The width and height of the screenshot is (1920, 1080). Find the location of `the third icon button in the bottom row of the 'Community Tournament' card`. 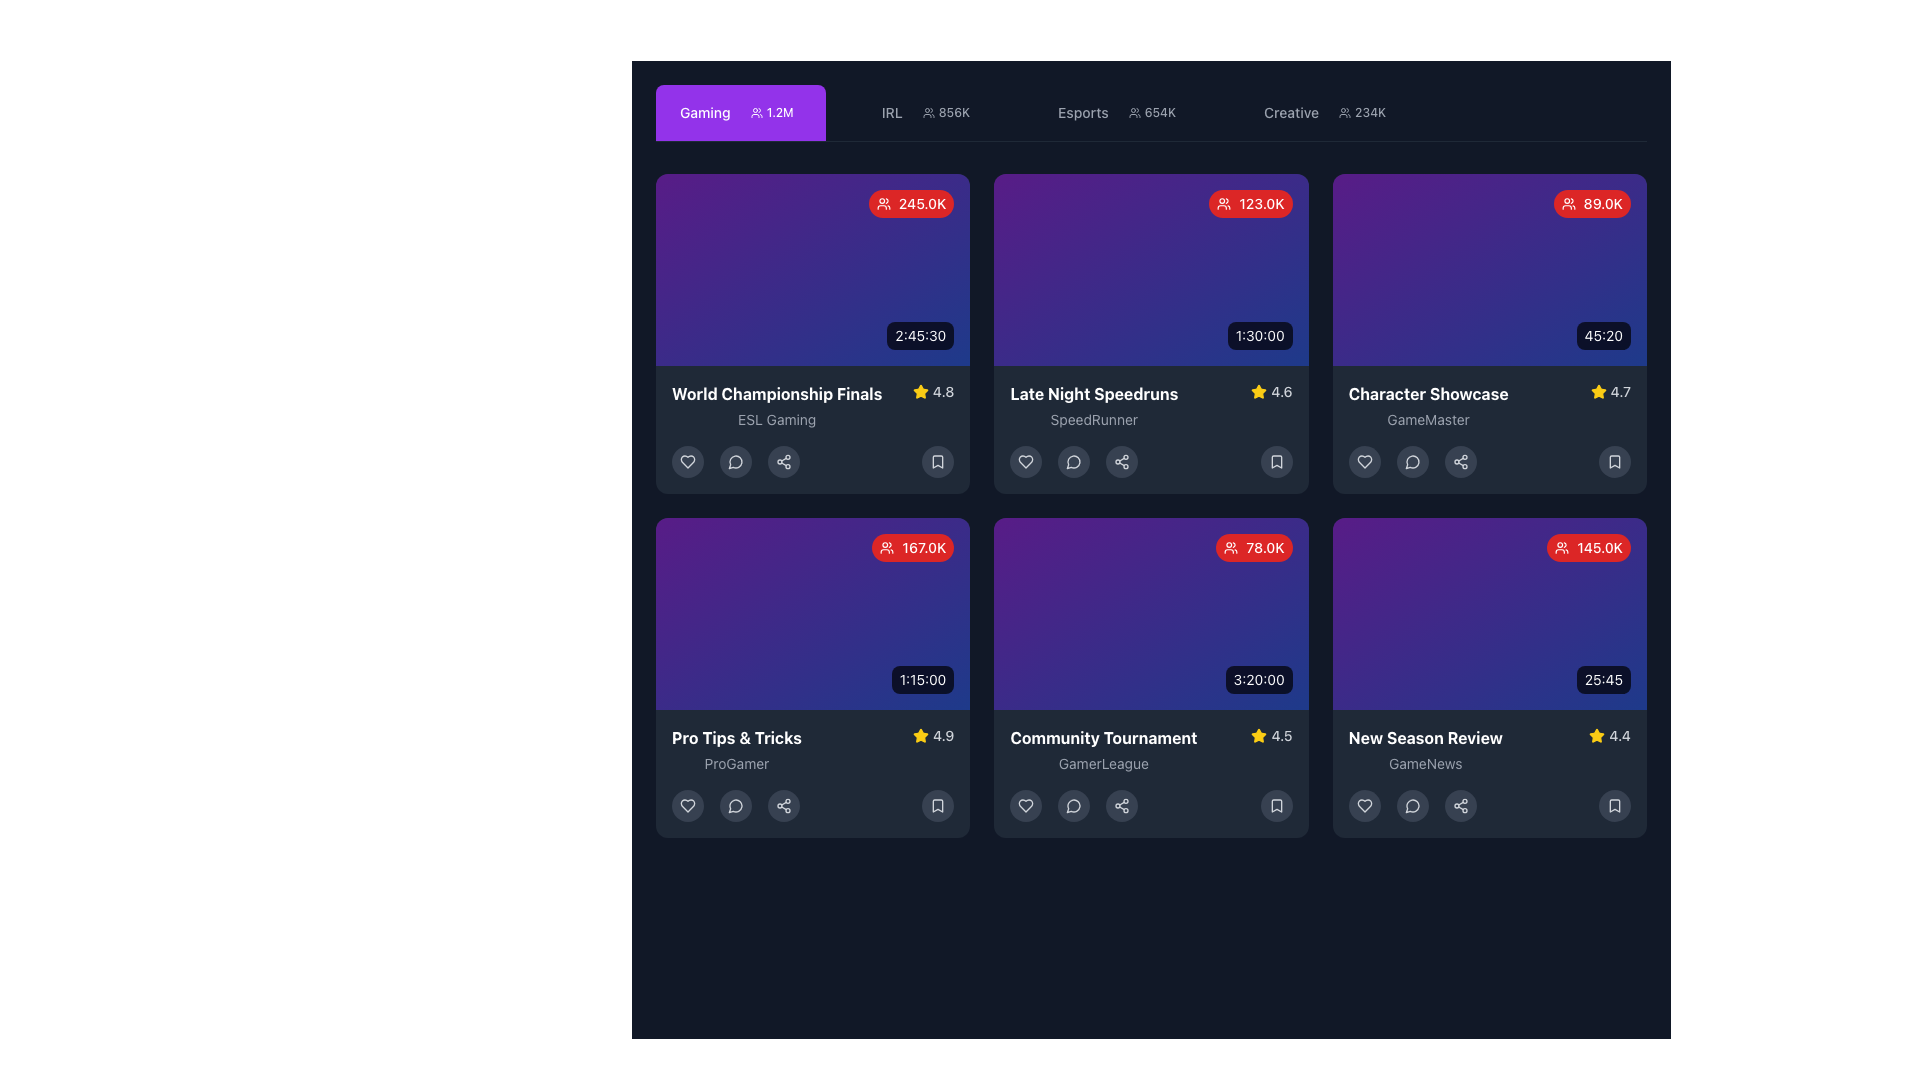

the third icon button in the bottom row of the 'Community Tournament' card is located at coordinates (1073, 805).